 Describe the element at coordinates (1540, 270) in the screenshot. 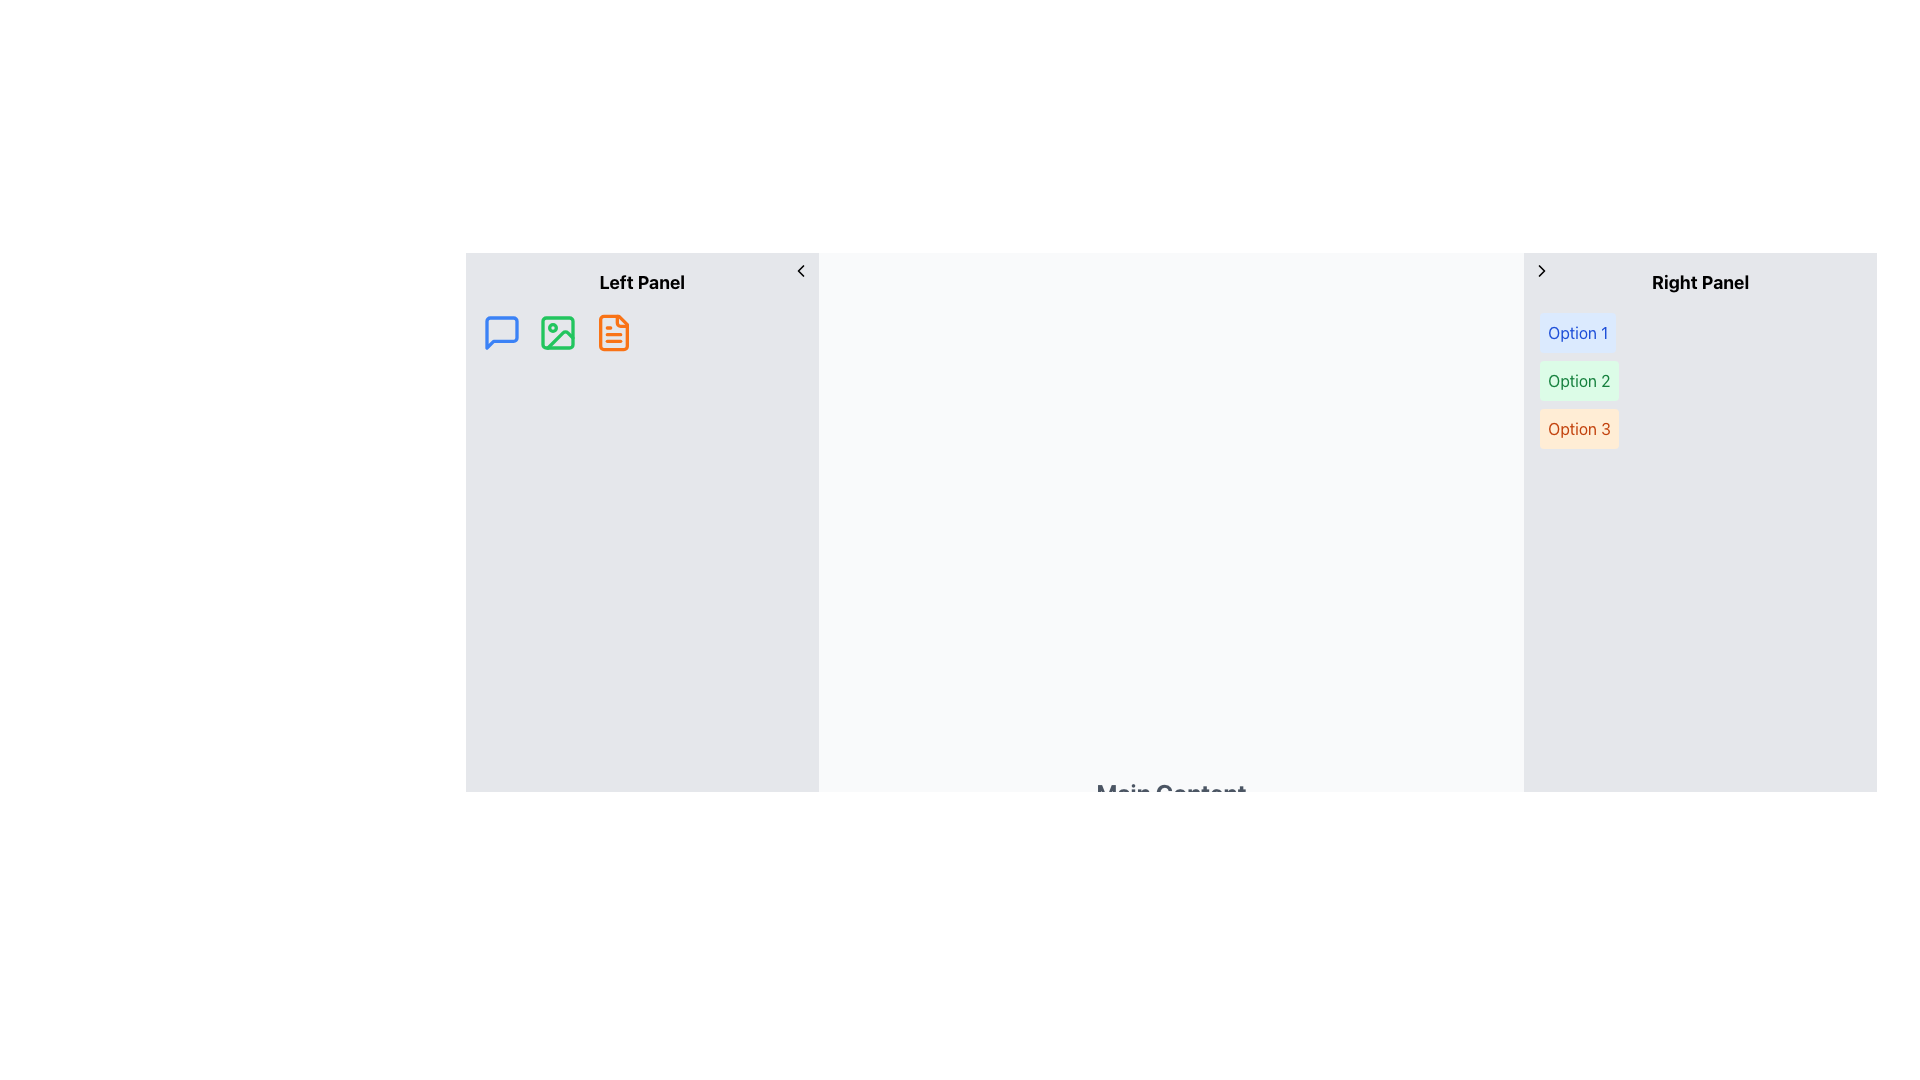

I see `the small black arrow icon button styled as a chevron, located in the top-left corner of the right-side panel` at that location.